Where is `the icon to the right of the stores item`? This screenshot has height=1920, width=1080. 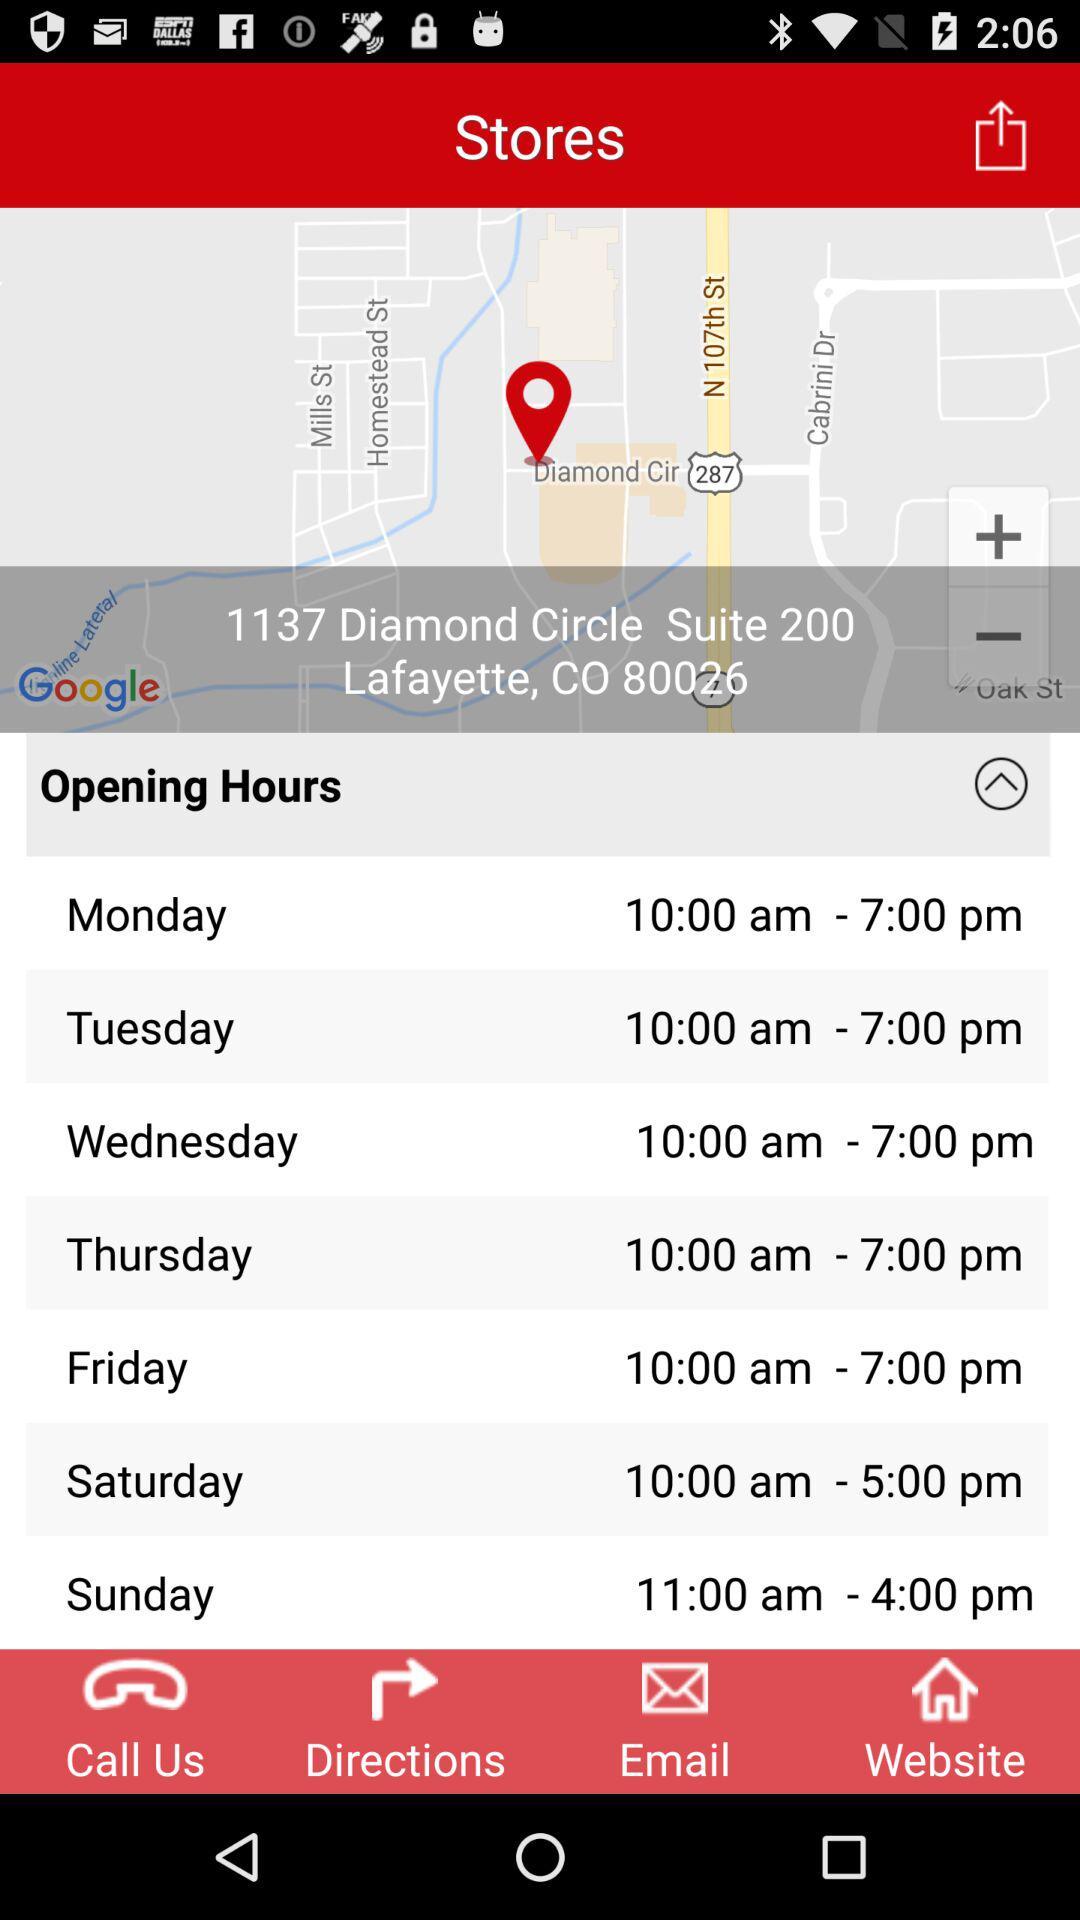
the icon to the right of the stores item is located at coordinates (1001, 134).